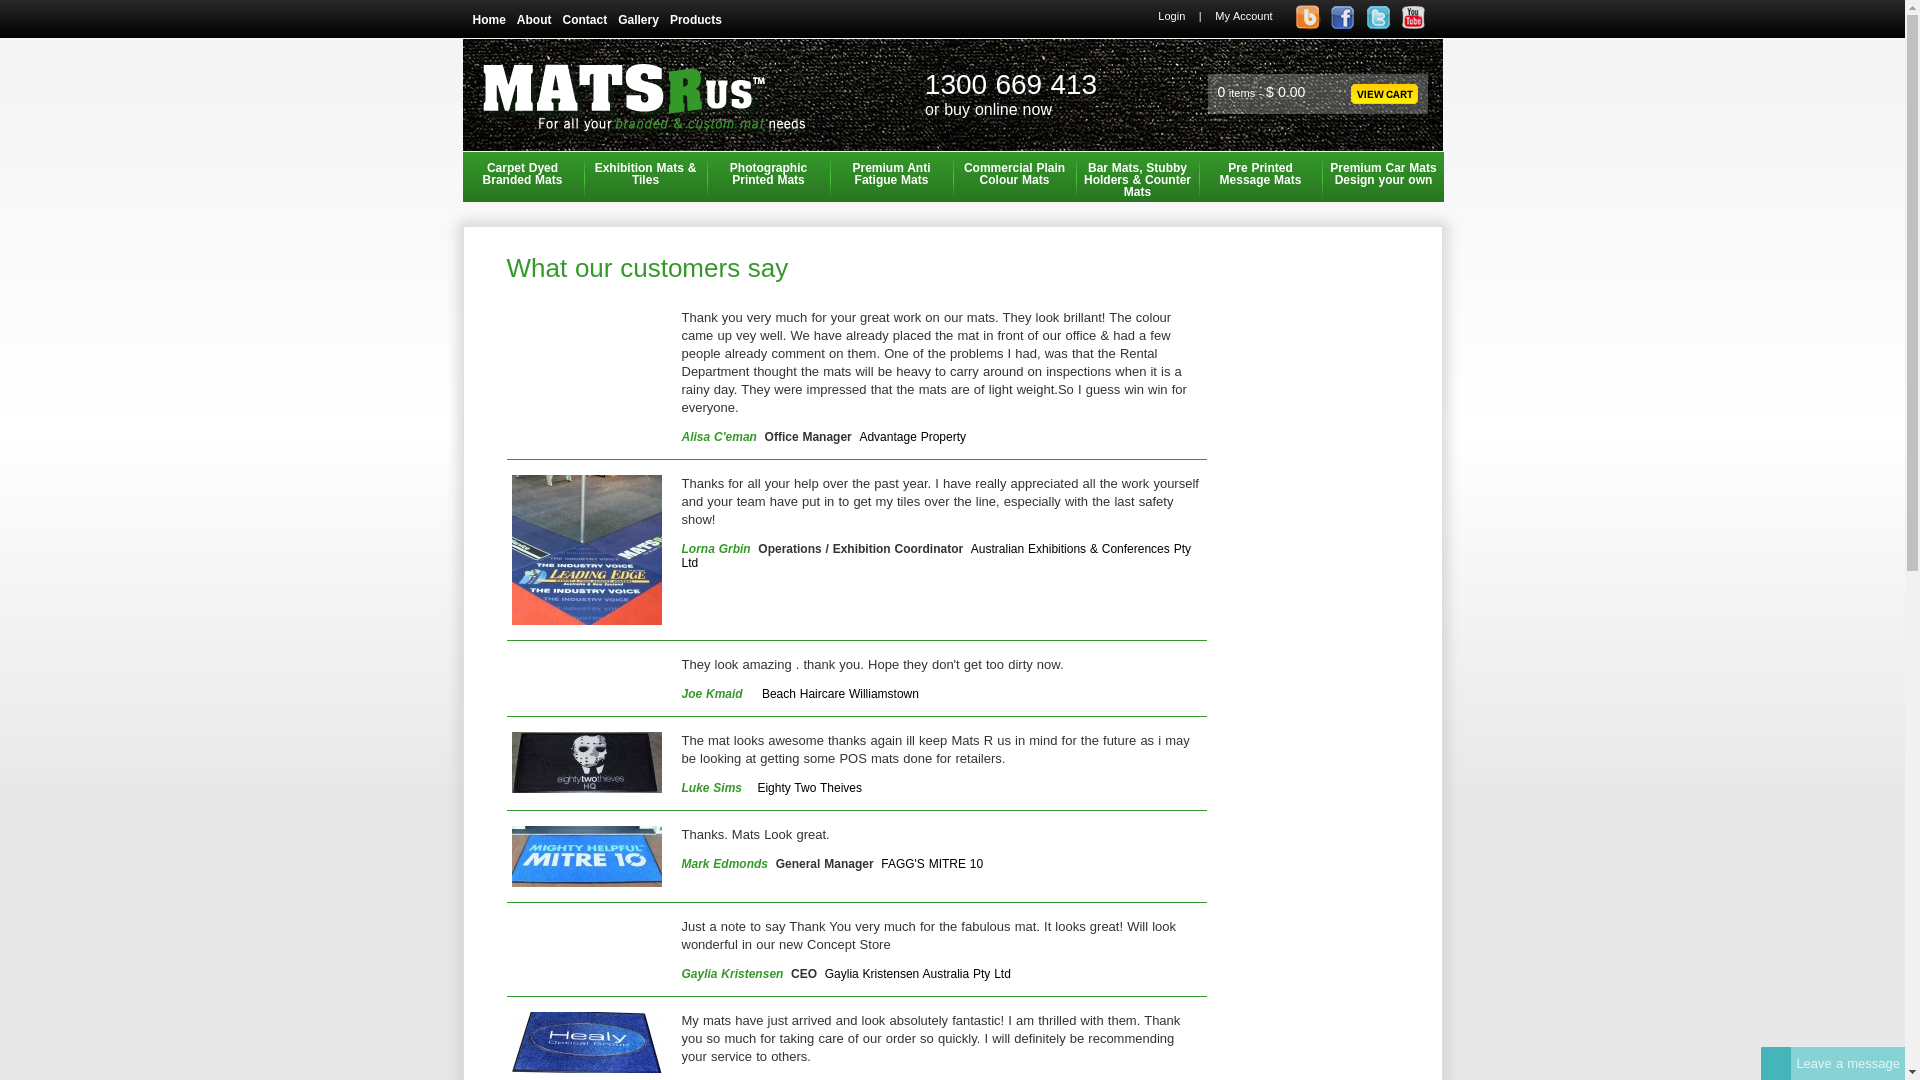 This screenshot has width=1920, height=1080. Describe the element at coordinates (1343, 26) in the screenshot. I see `'Facebook account'` at that location.